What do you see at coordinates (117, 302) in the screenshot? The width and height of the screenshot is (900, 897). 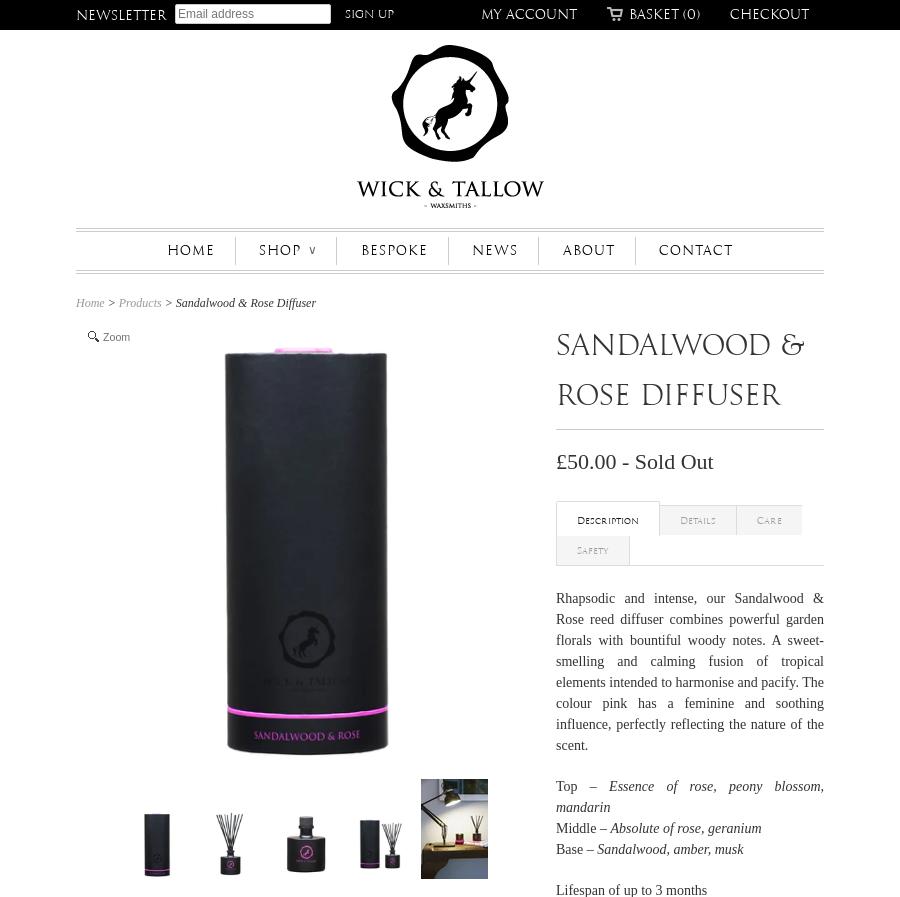 I see `'Products'` at bounding box center [117, 302].